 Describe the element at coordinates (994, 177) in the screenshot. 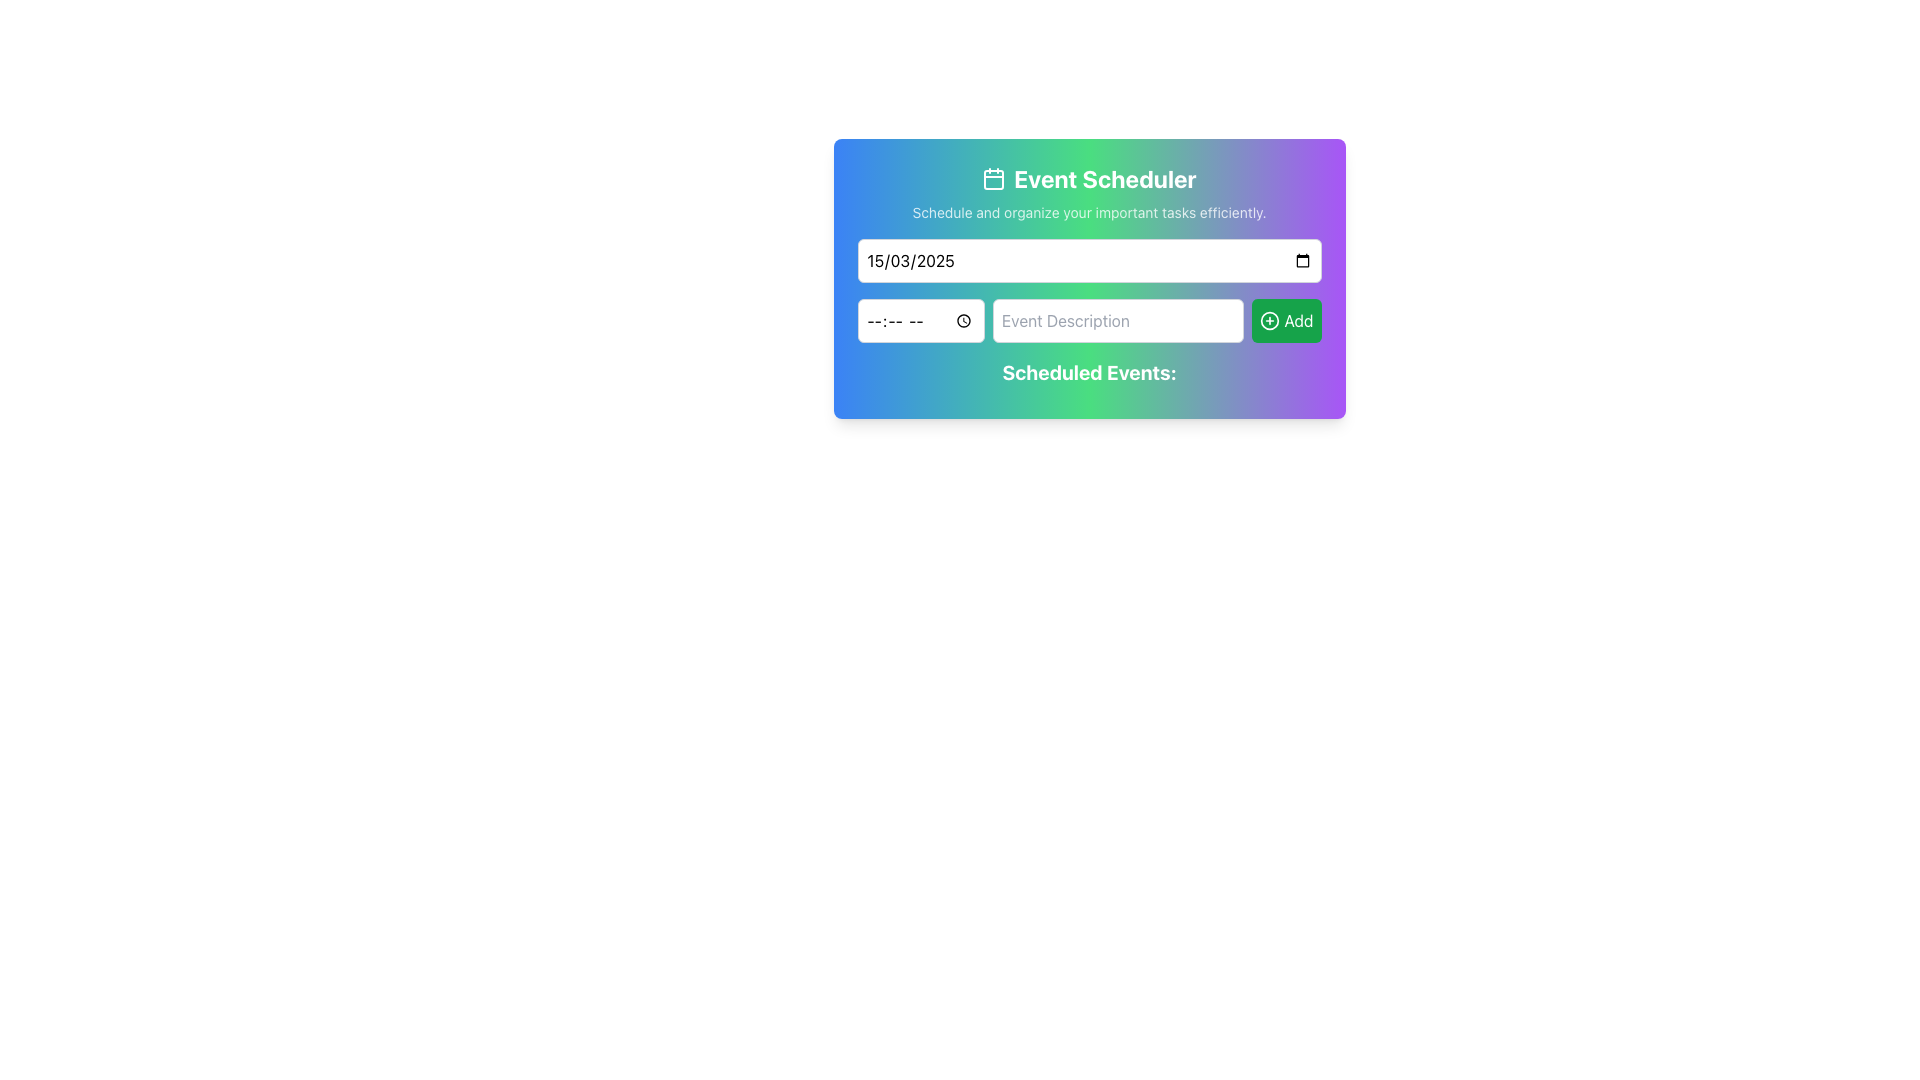

I see `the calendar icon located to the left and slightly above the 'Event Scheduler' text in the header section` at that location.